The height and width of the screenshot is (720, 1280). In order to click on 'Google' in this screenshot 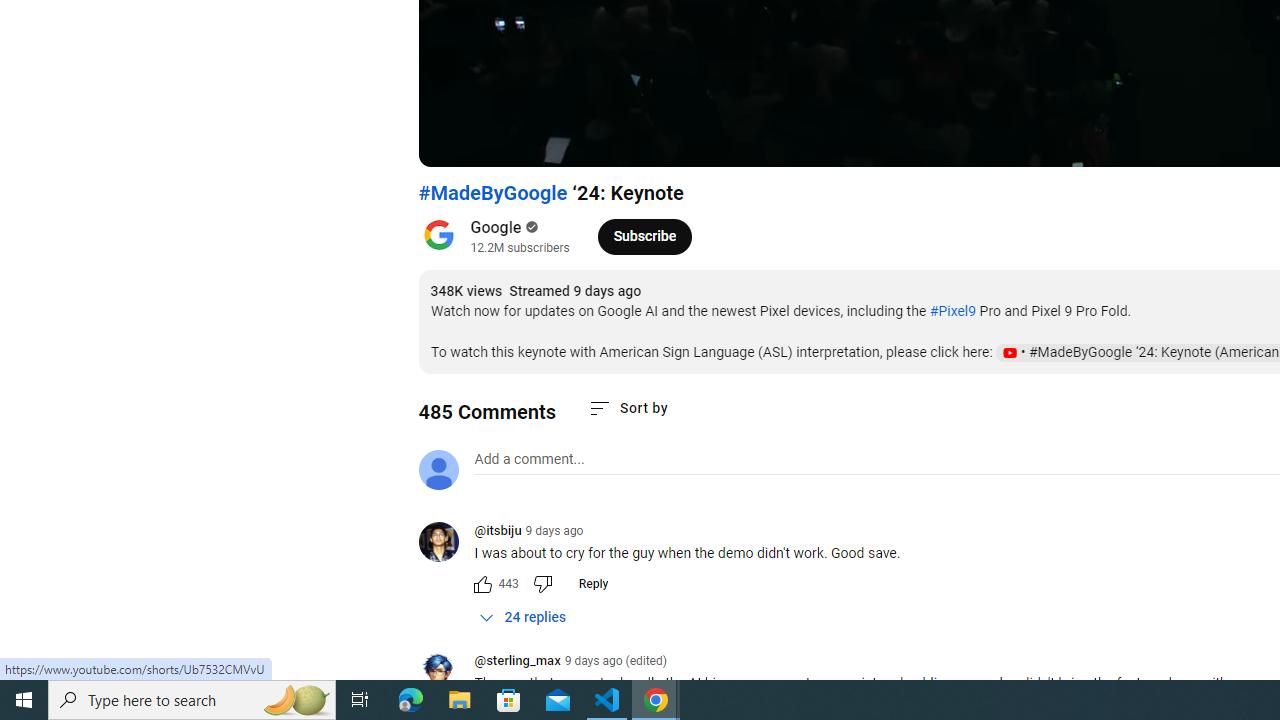, I will do `click(496, 226)`.